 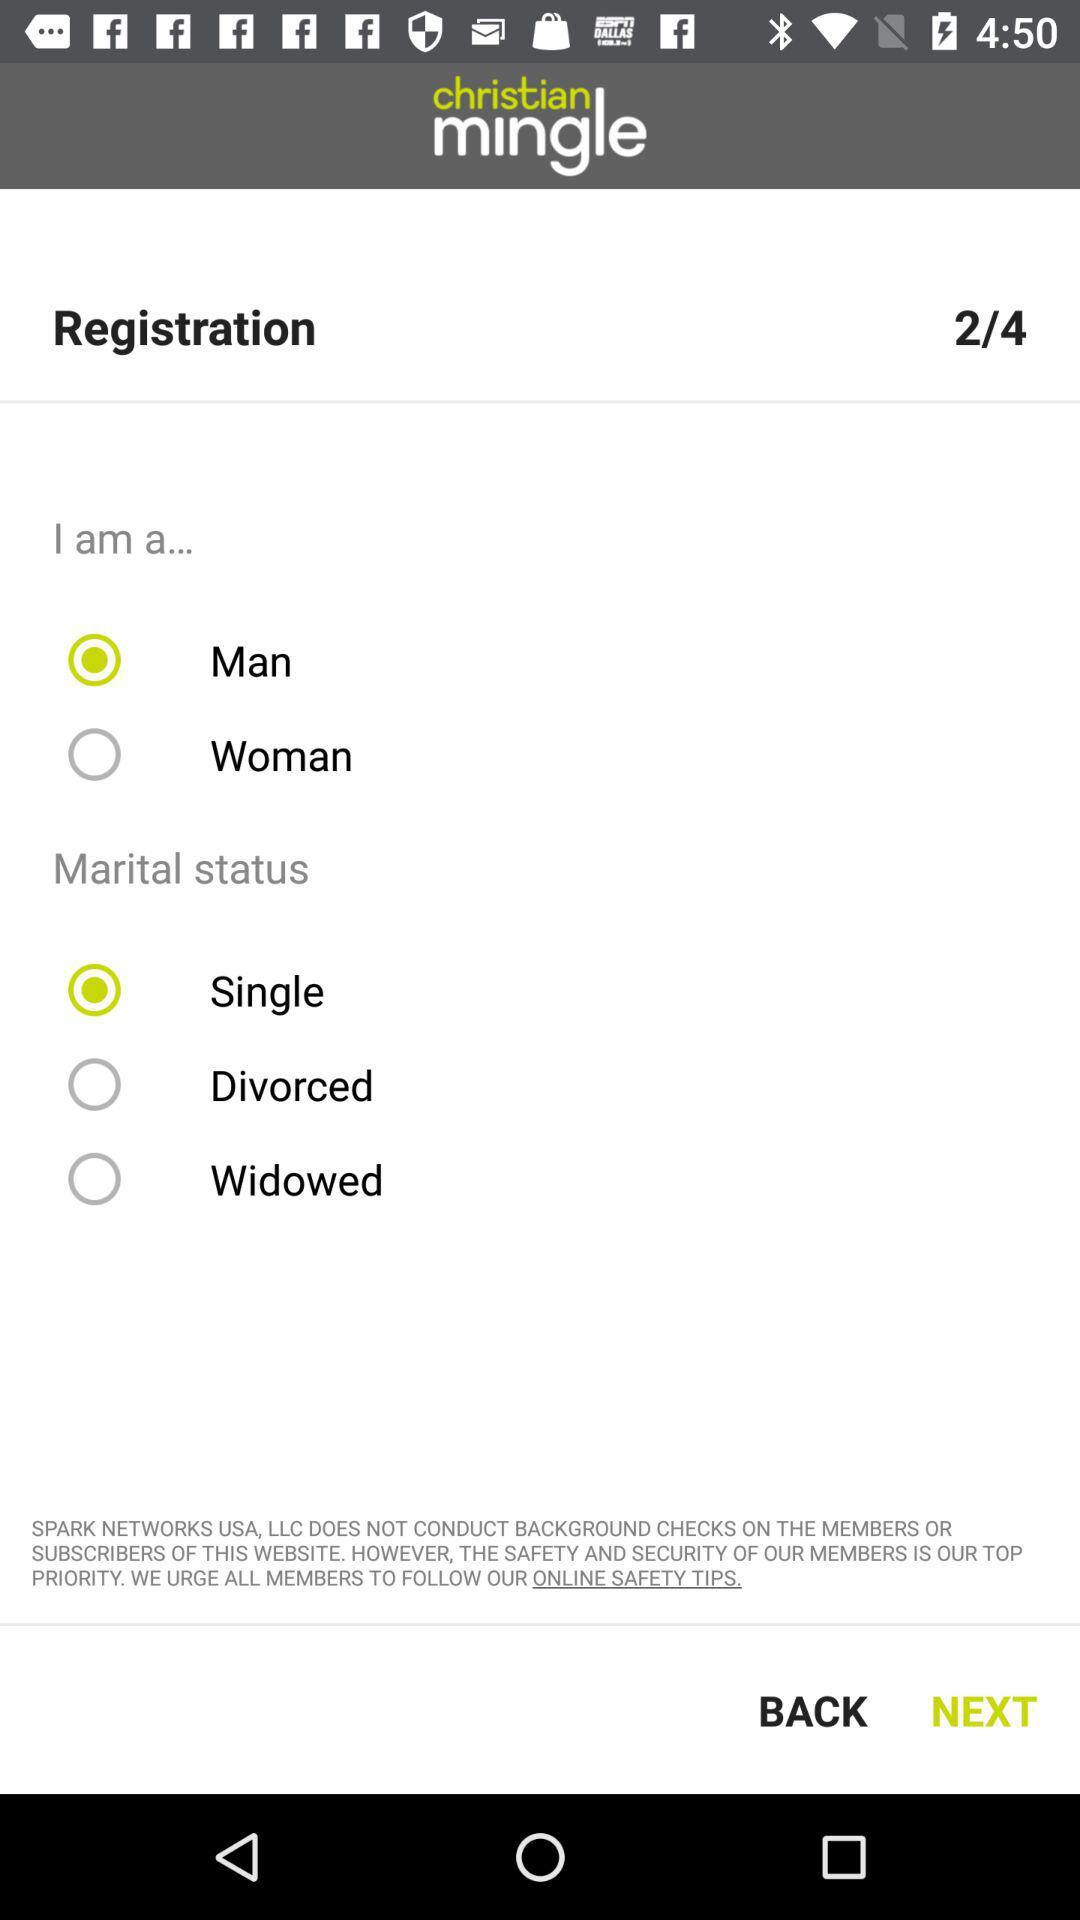 I want to click on the item below the marital status, so click(x=209, y=989).